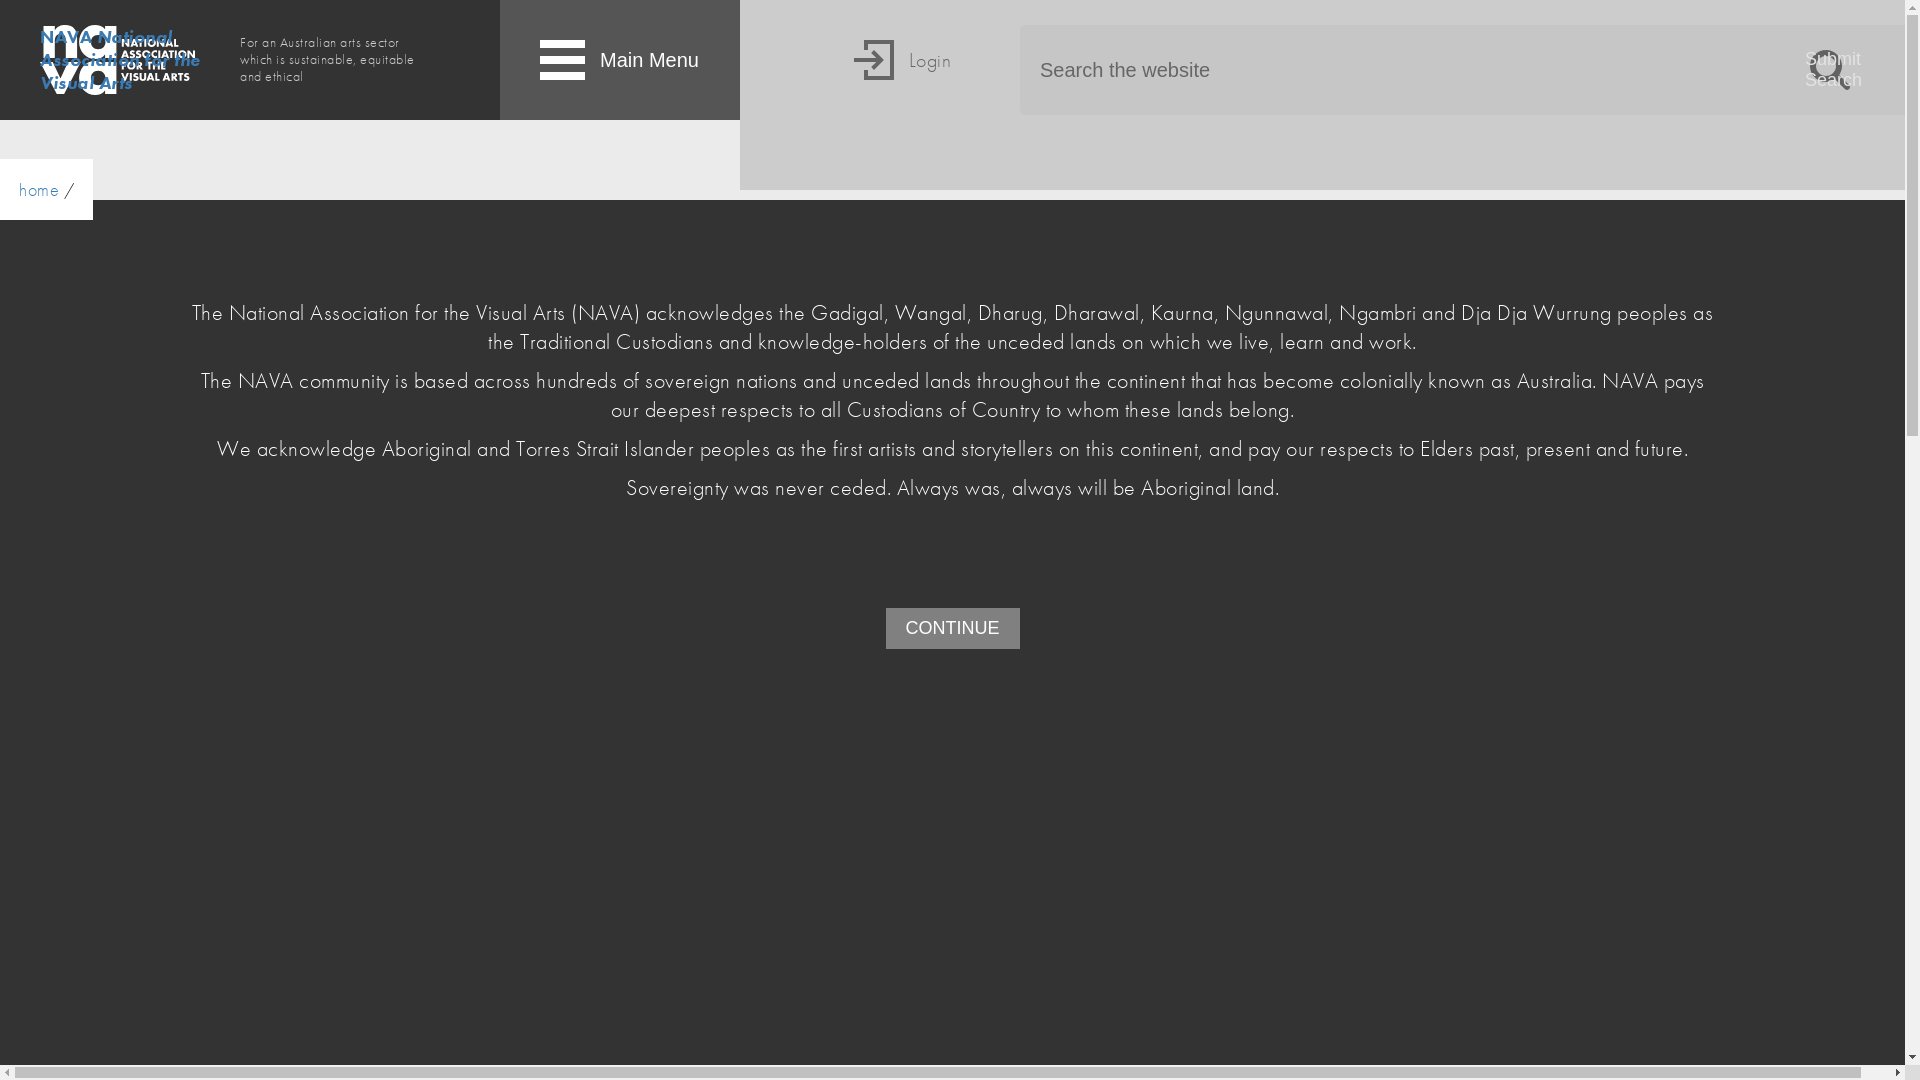 Image resolution: width=1920 pixels, height=1080 pixels. What do you see at coordinates (885, 627) in the screenshot?
I see `'CONTINUE'` at bounding box center [885, 627].